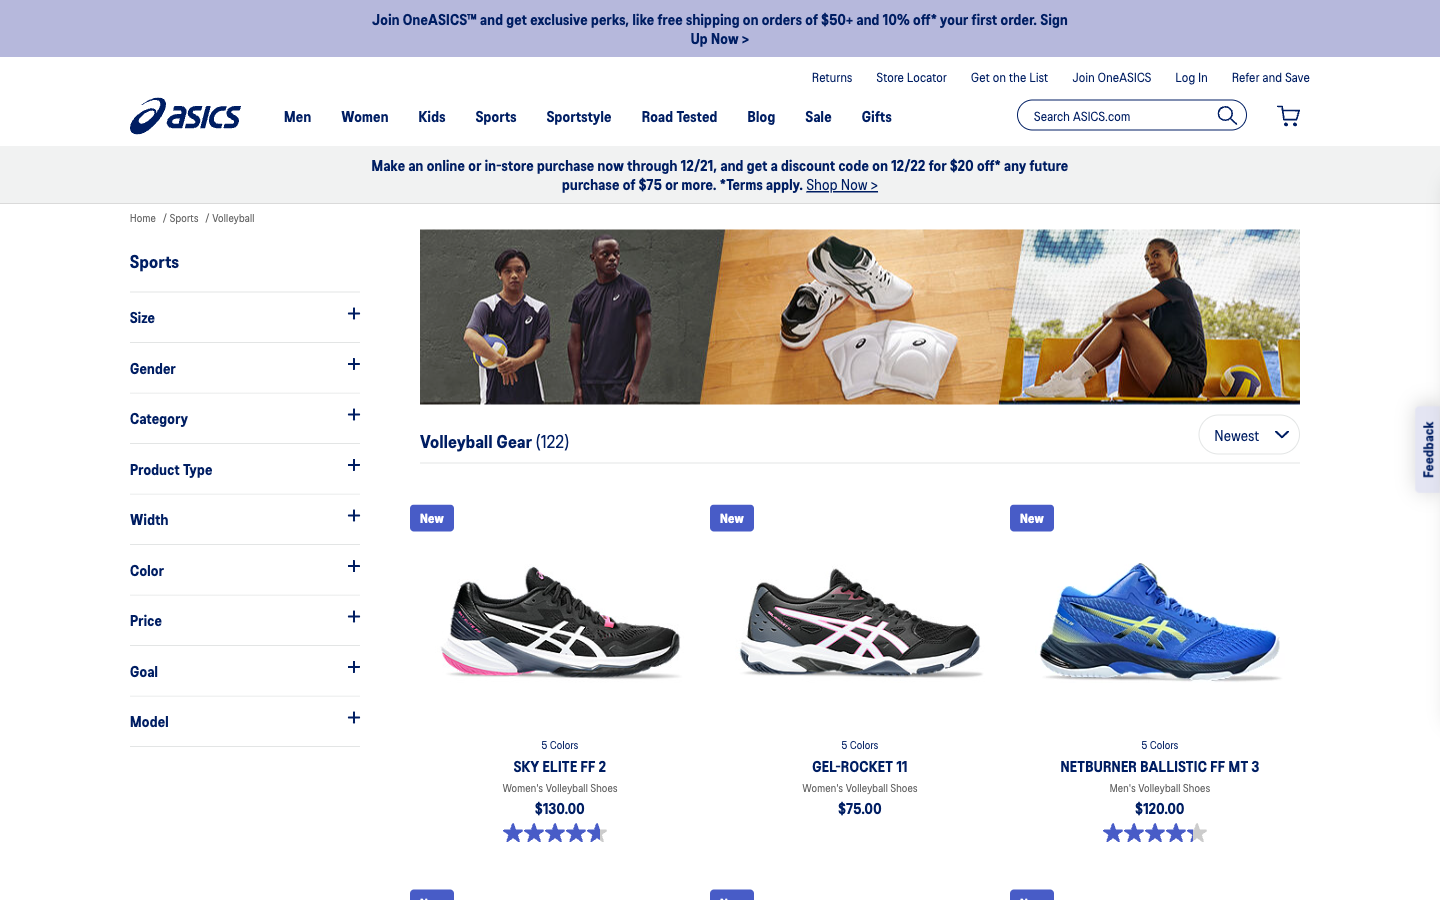 The image size is (1440, 900). Describe the element at coordinates (243, 367) in the screenshot. I see `Display the collection for females` at that location.